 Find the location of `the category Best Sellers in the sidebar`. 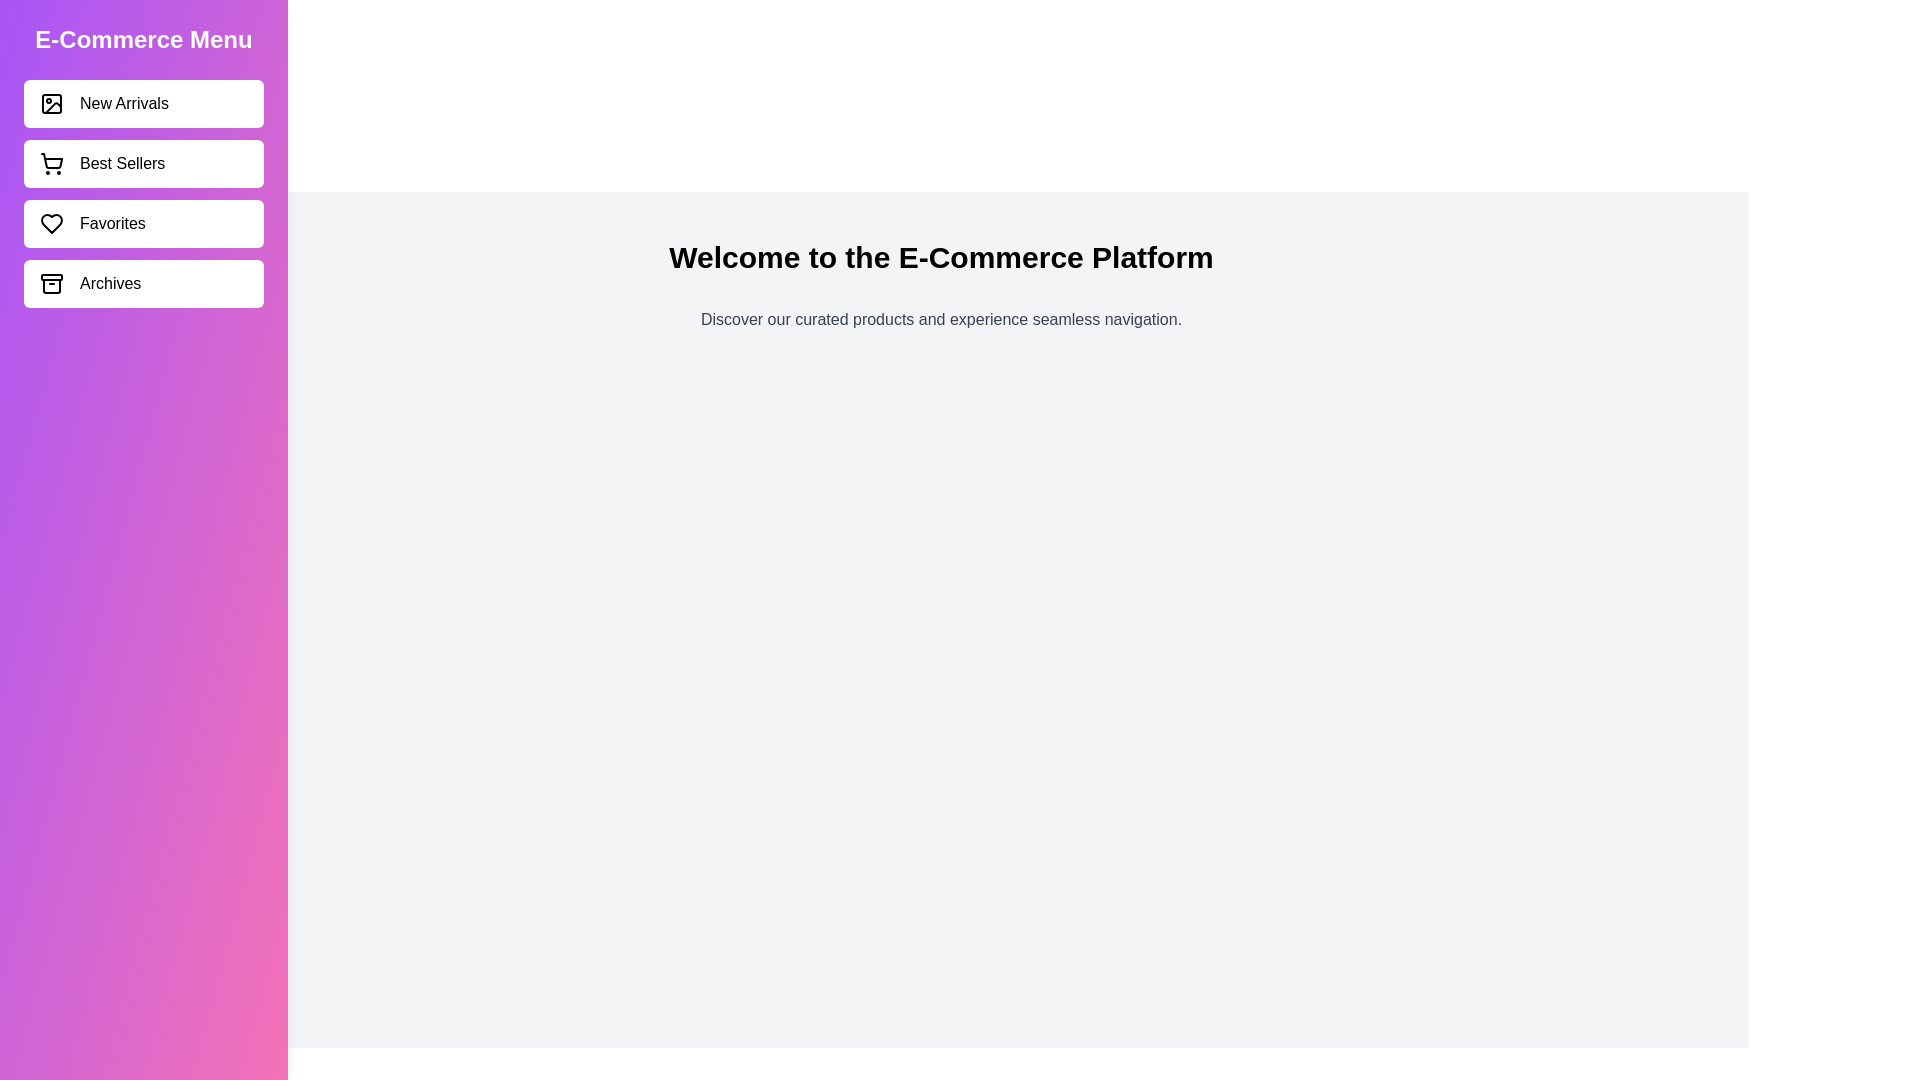

the category Best Sellers in the sidebar is located at coordinates (143, 163).